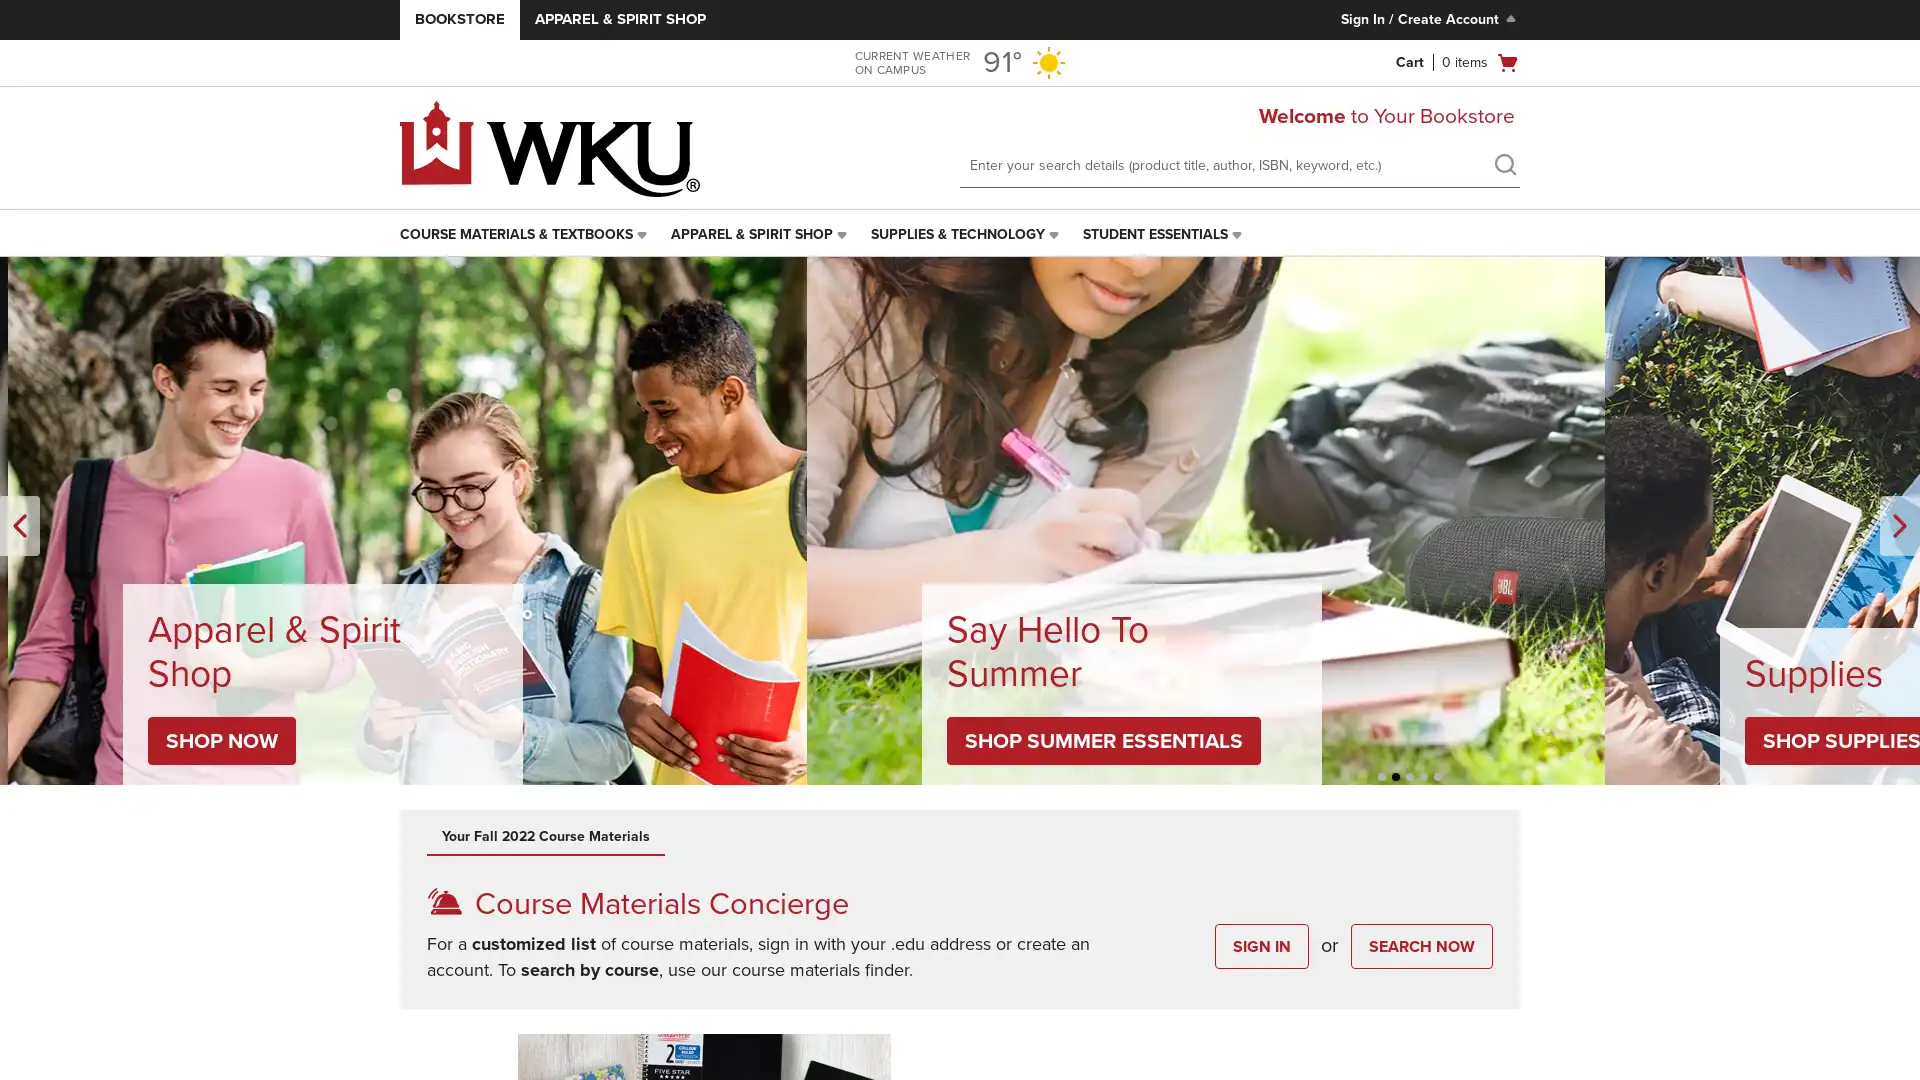 The image size is (1920, 1080). Describe the element at coordinates (1420, 945) in the screenshot. I see `SEARCH NOW` at that location.